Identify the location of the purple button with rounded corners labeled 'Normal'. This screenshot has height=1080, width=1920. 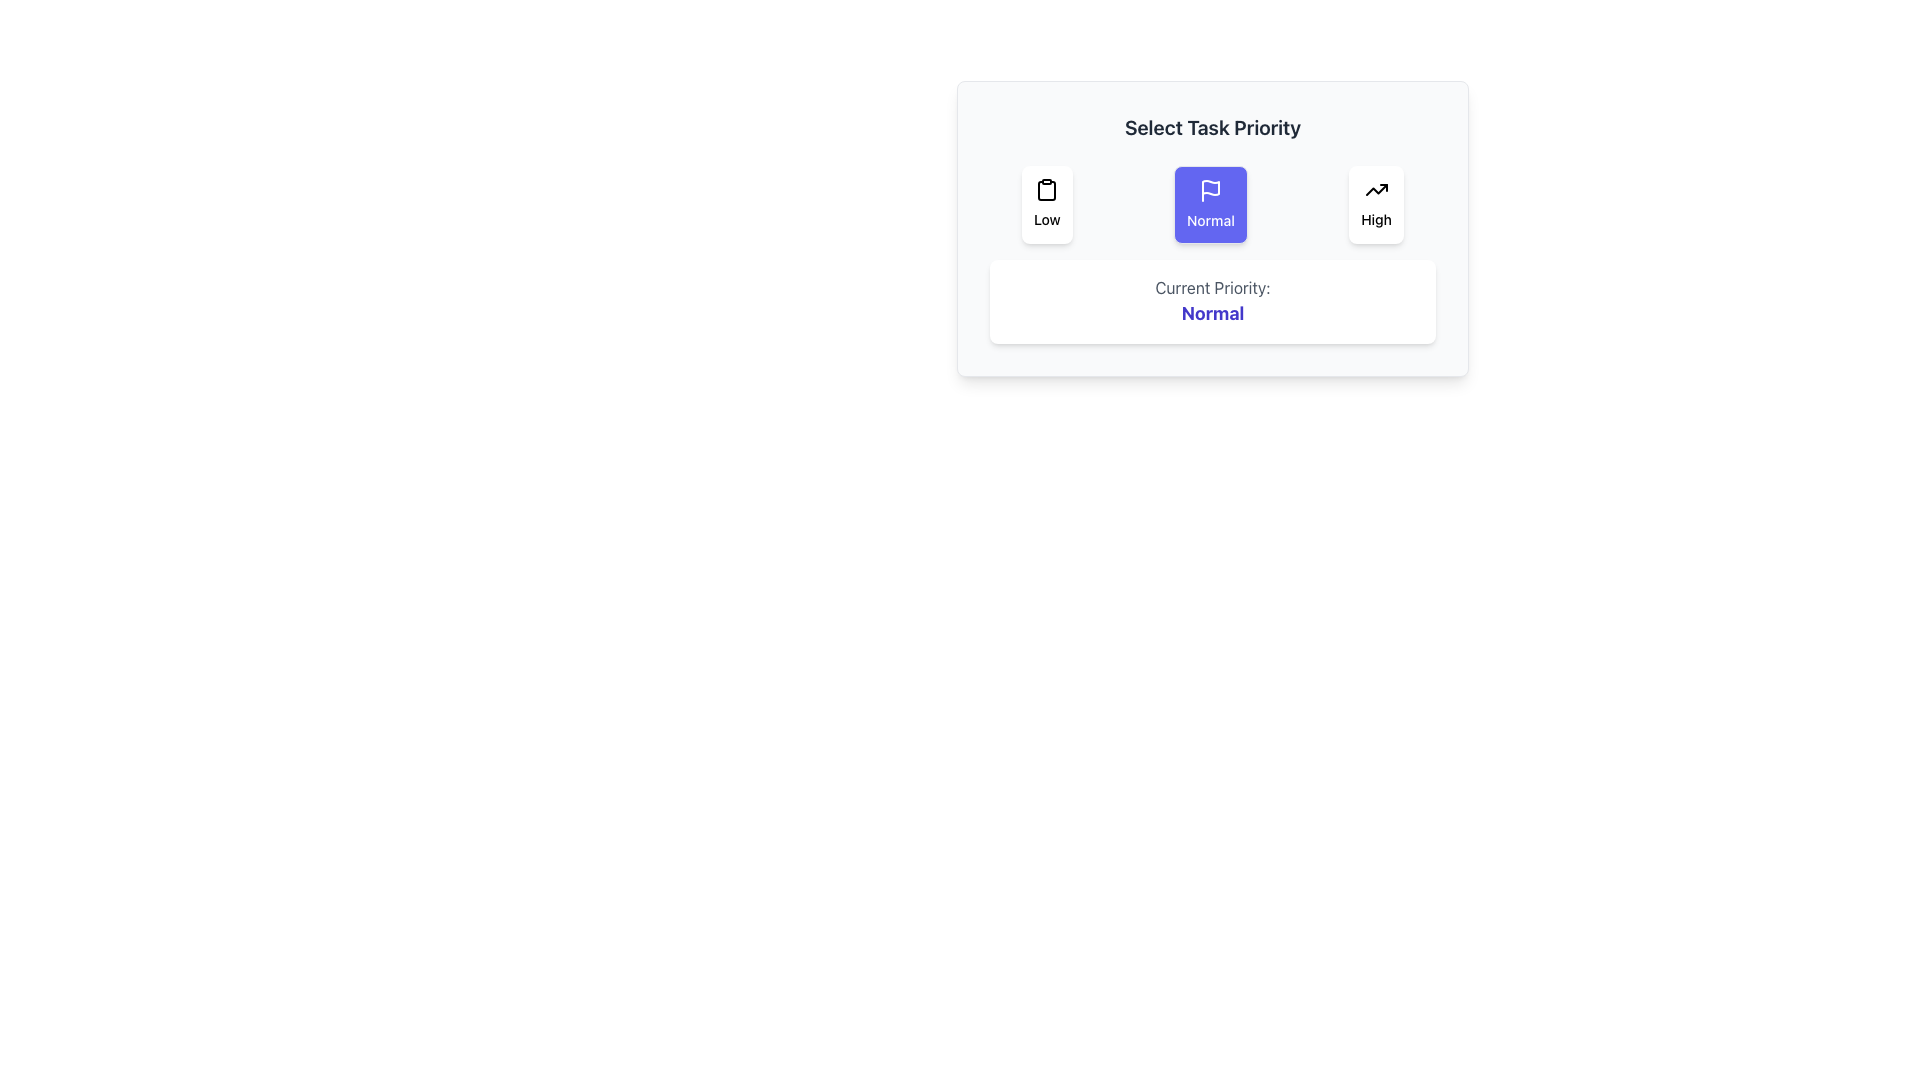
(1209, 204).